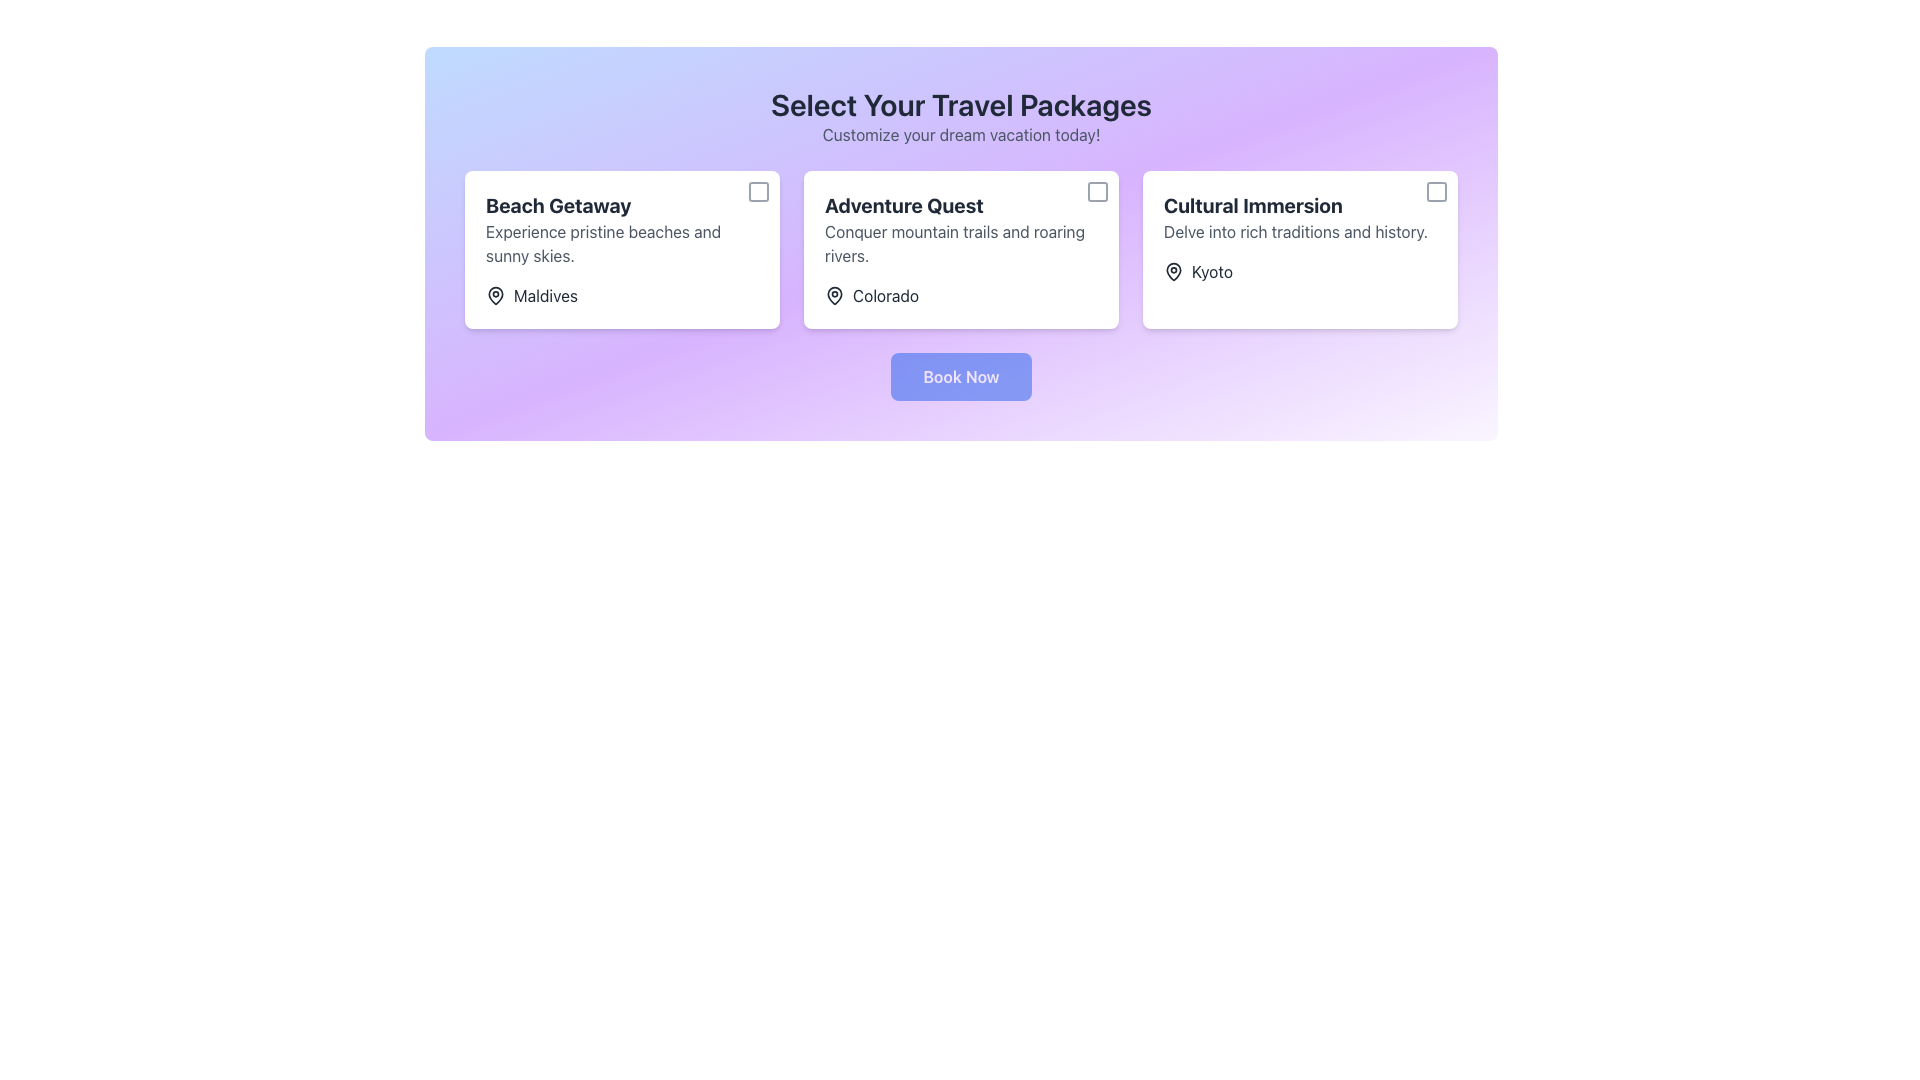  I want to click on the label that identifies the location 'Kyoto' next to the map pin icon in the 'Cultural Immersion' travel package card, so click(1211, 272).